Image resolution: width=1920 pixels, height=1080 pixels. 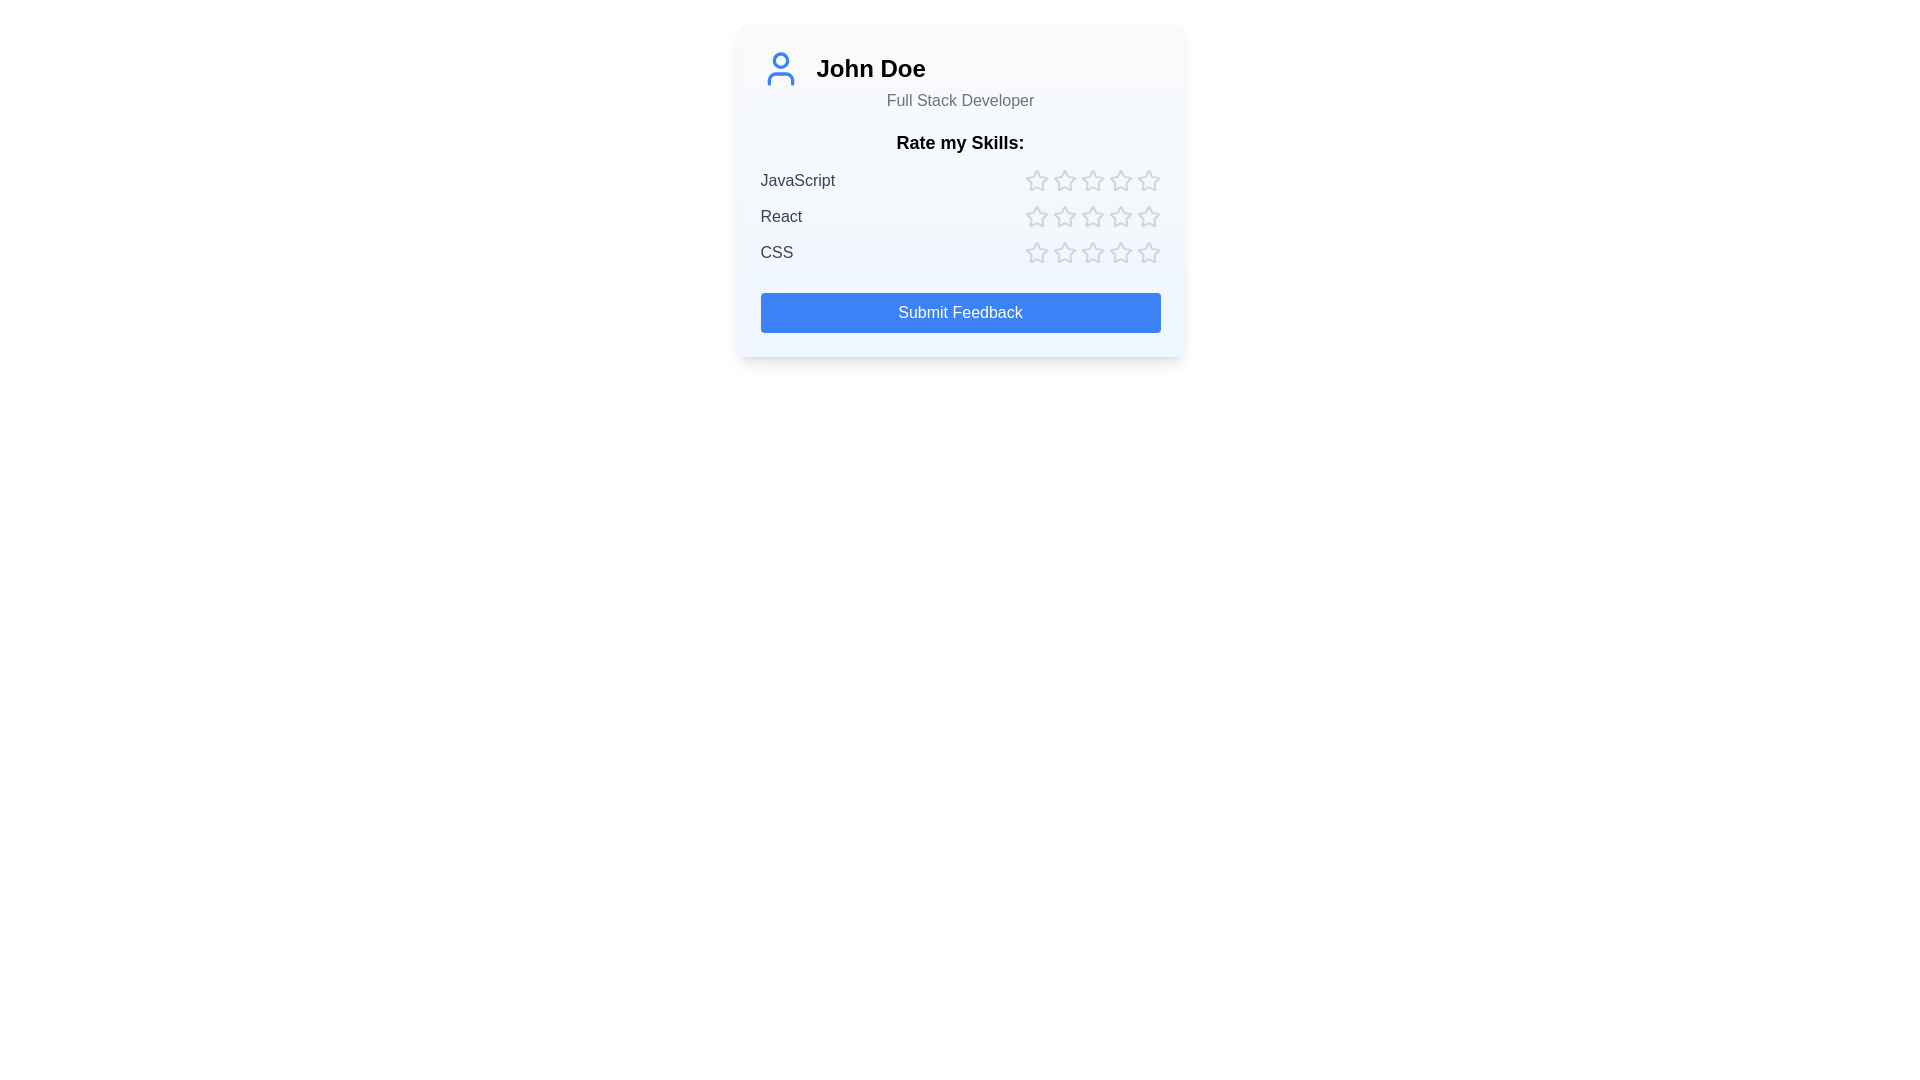 What do you see at coordinates (960, 312) in the screenshot?
I see `the 'Submit Feedback' button` at bounding box center [960, 312].